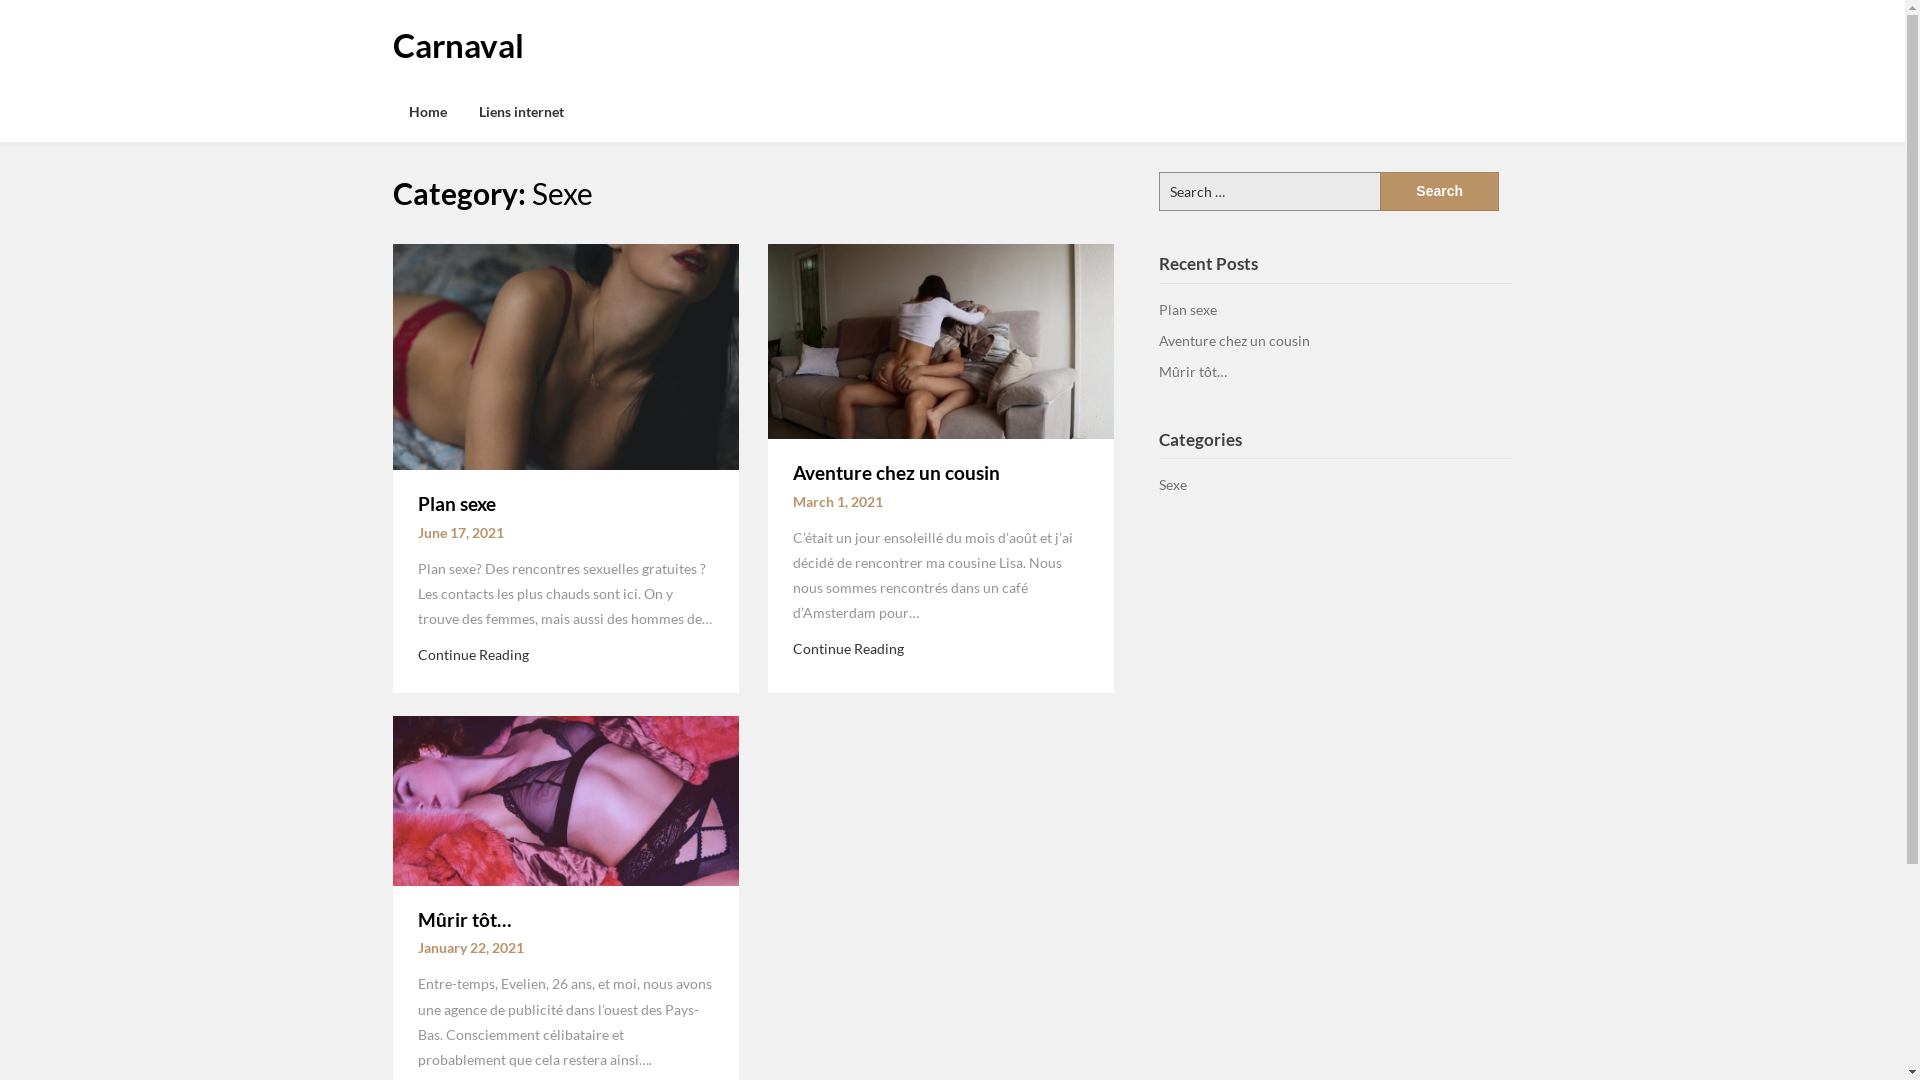 The height and width of the screenshot is (1080, 1920). What do you see at coordinates (456, 45) in the screenshot?
I see `'Carnaval'` at bounding box center [456, 45].